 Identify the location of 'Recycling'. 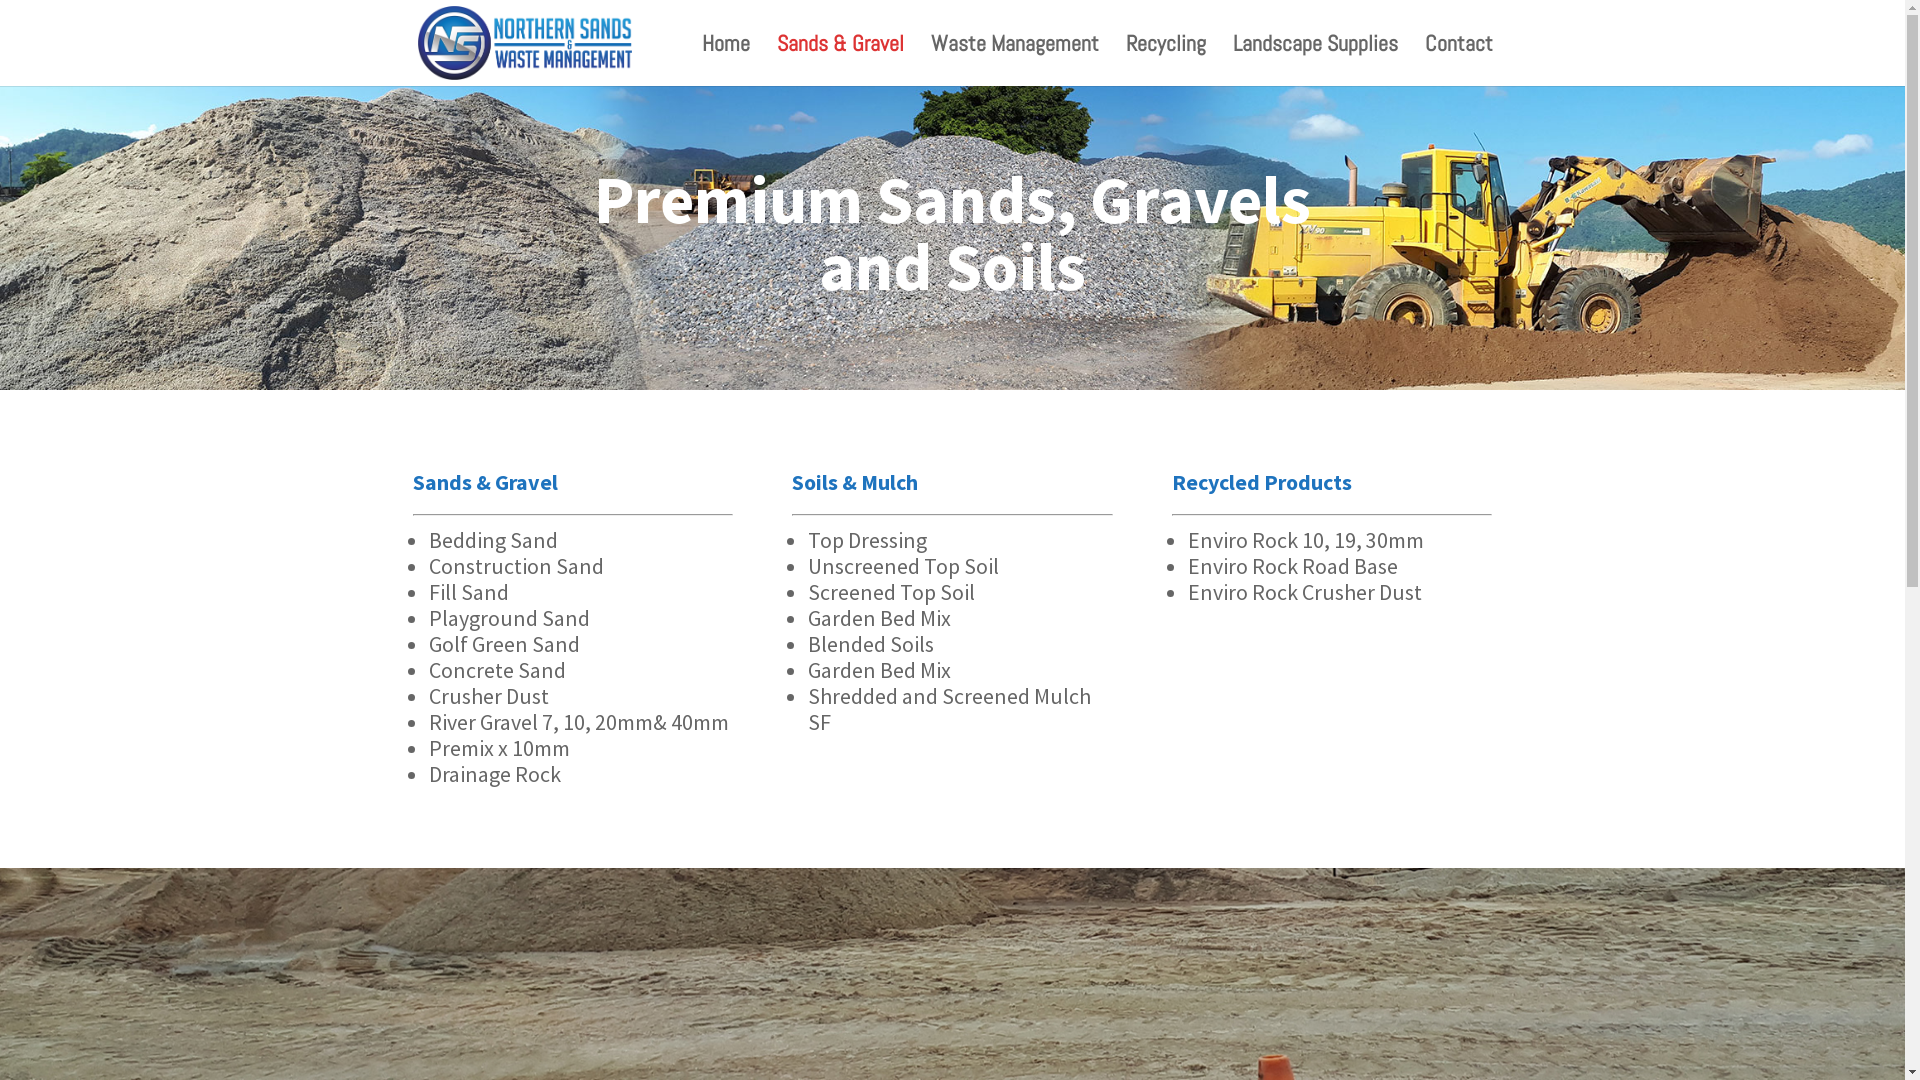
(1166, 60).